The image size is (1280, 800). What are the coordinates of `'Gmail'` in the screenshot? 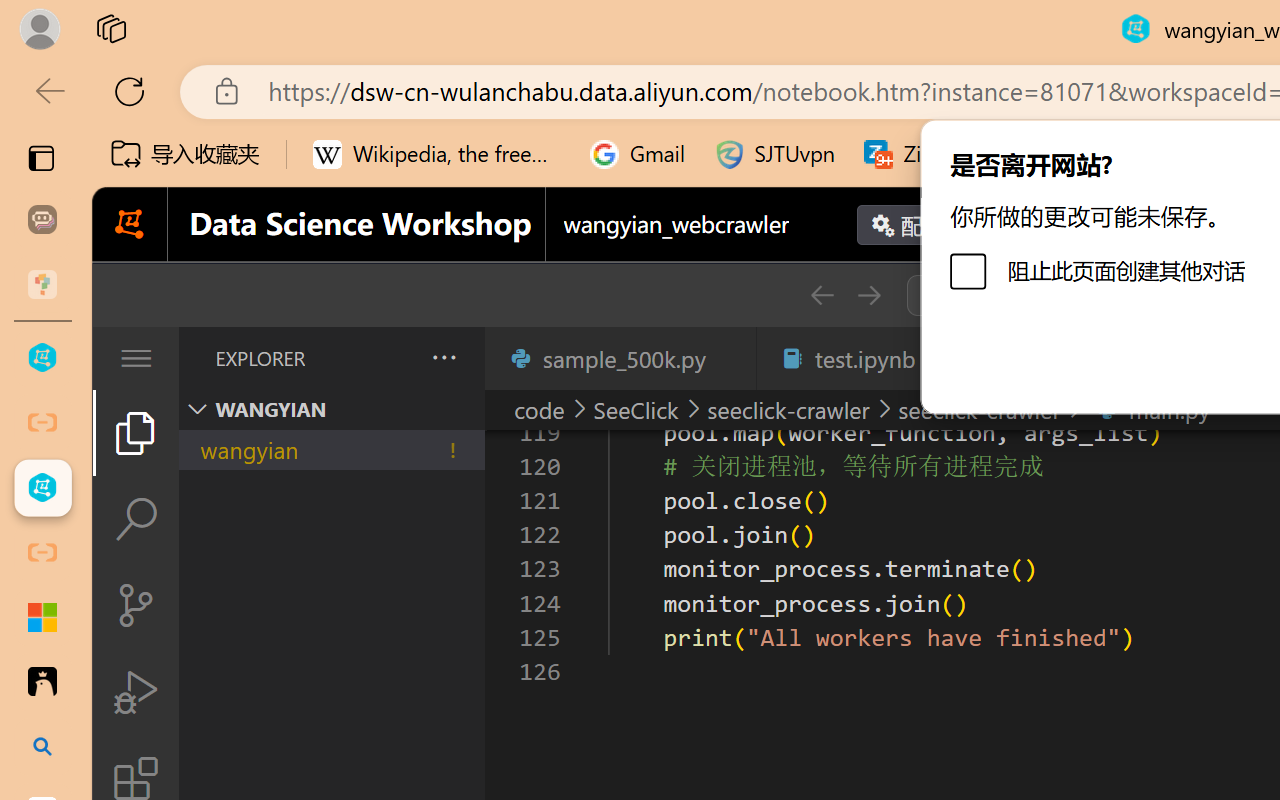 It's located at (637, 154).